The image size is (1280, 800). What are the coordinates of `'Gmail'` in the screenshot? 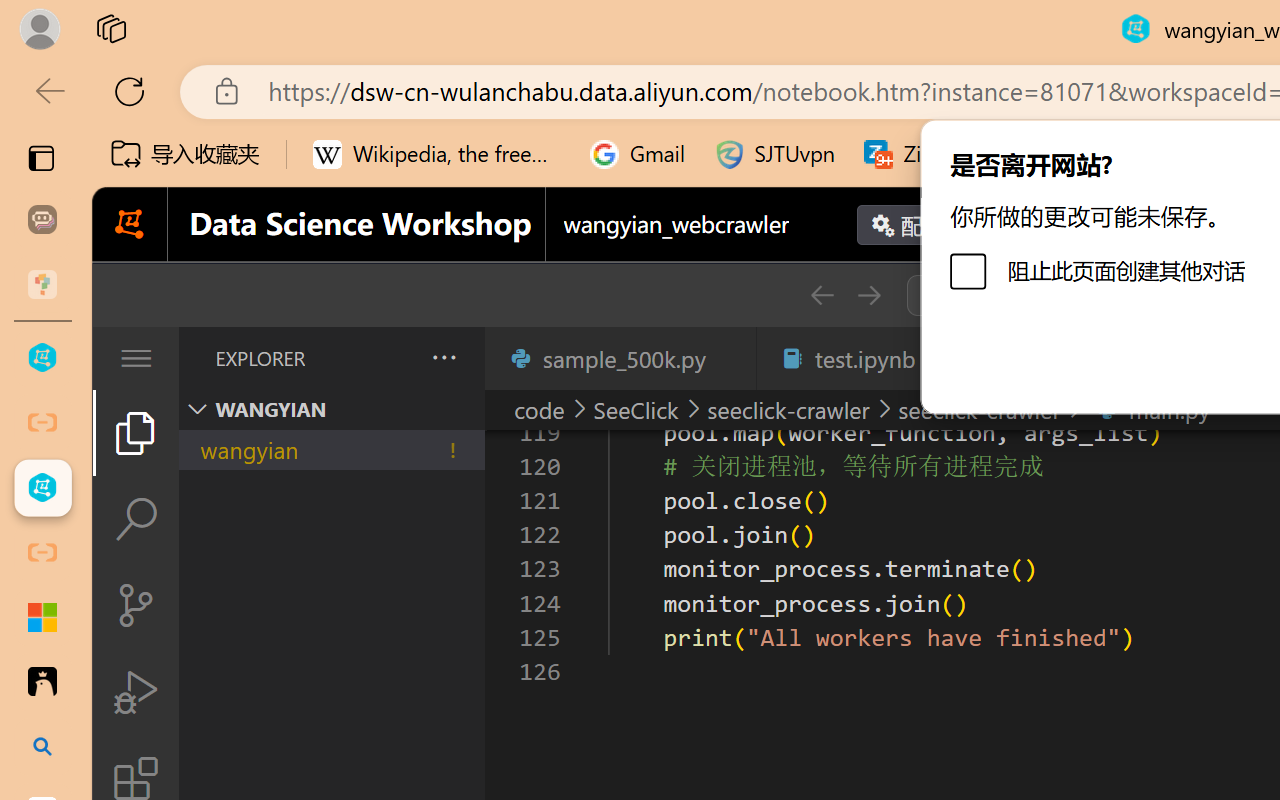 It's located at (637, 154).